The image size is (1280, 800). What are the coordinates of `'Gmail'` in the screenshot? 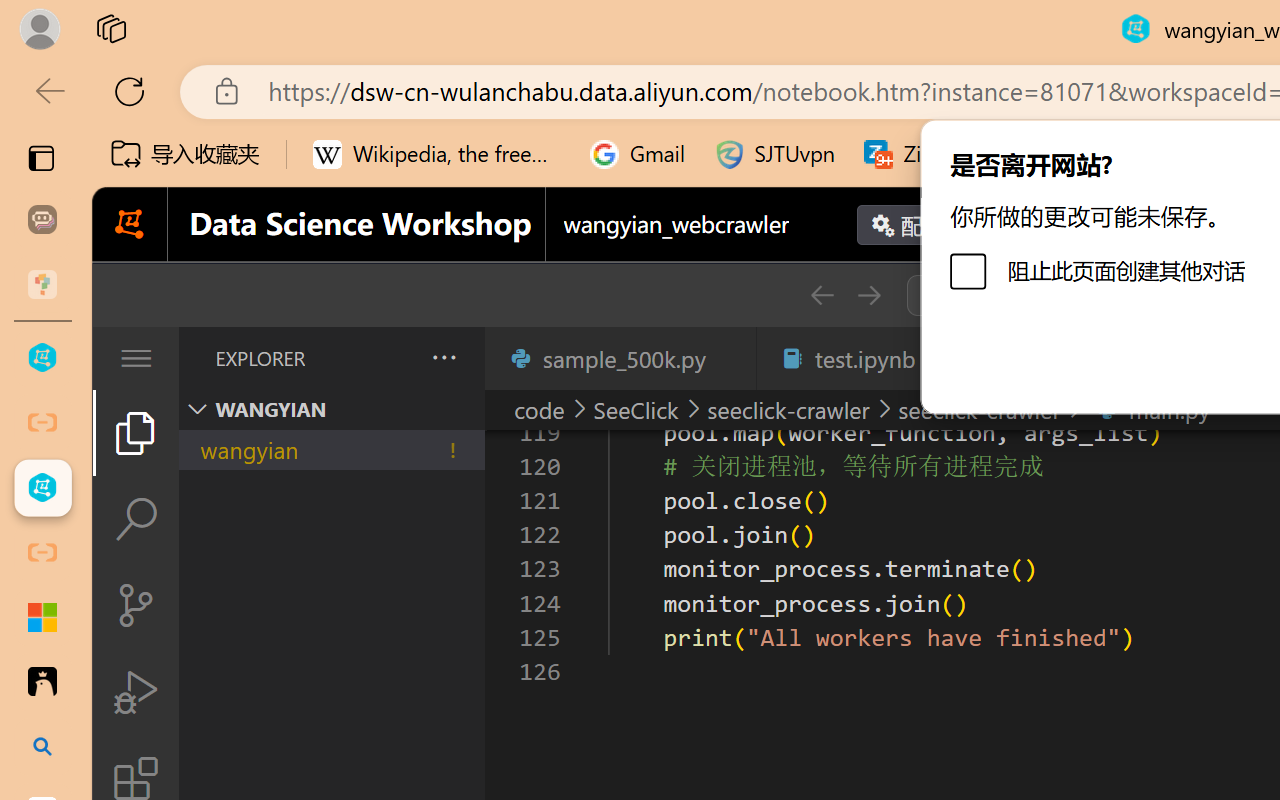 It's located at (637, 154).